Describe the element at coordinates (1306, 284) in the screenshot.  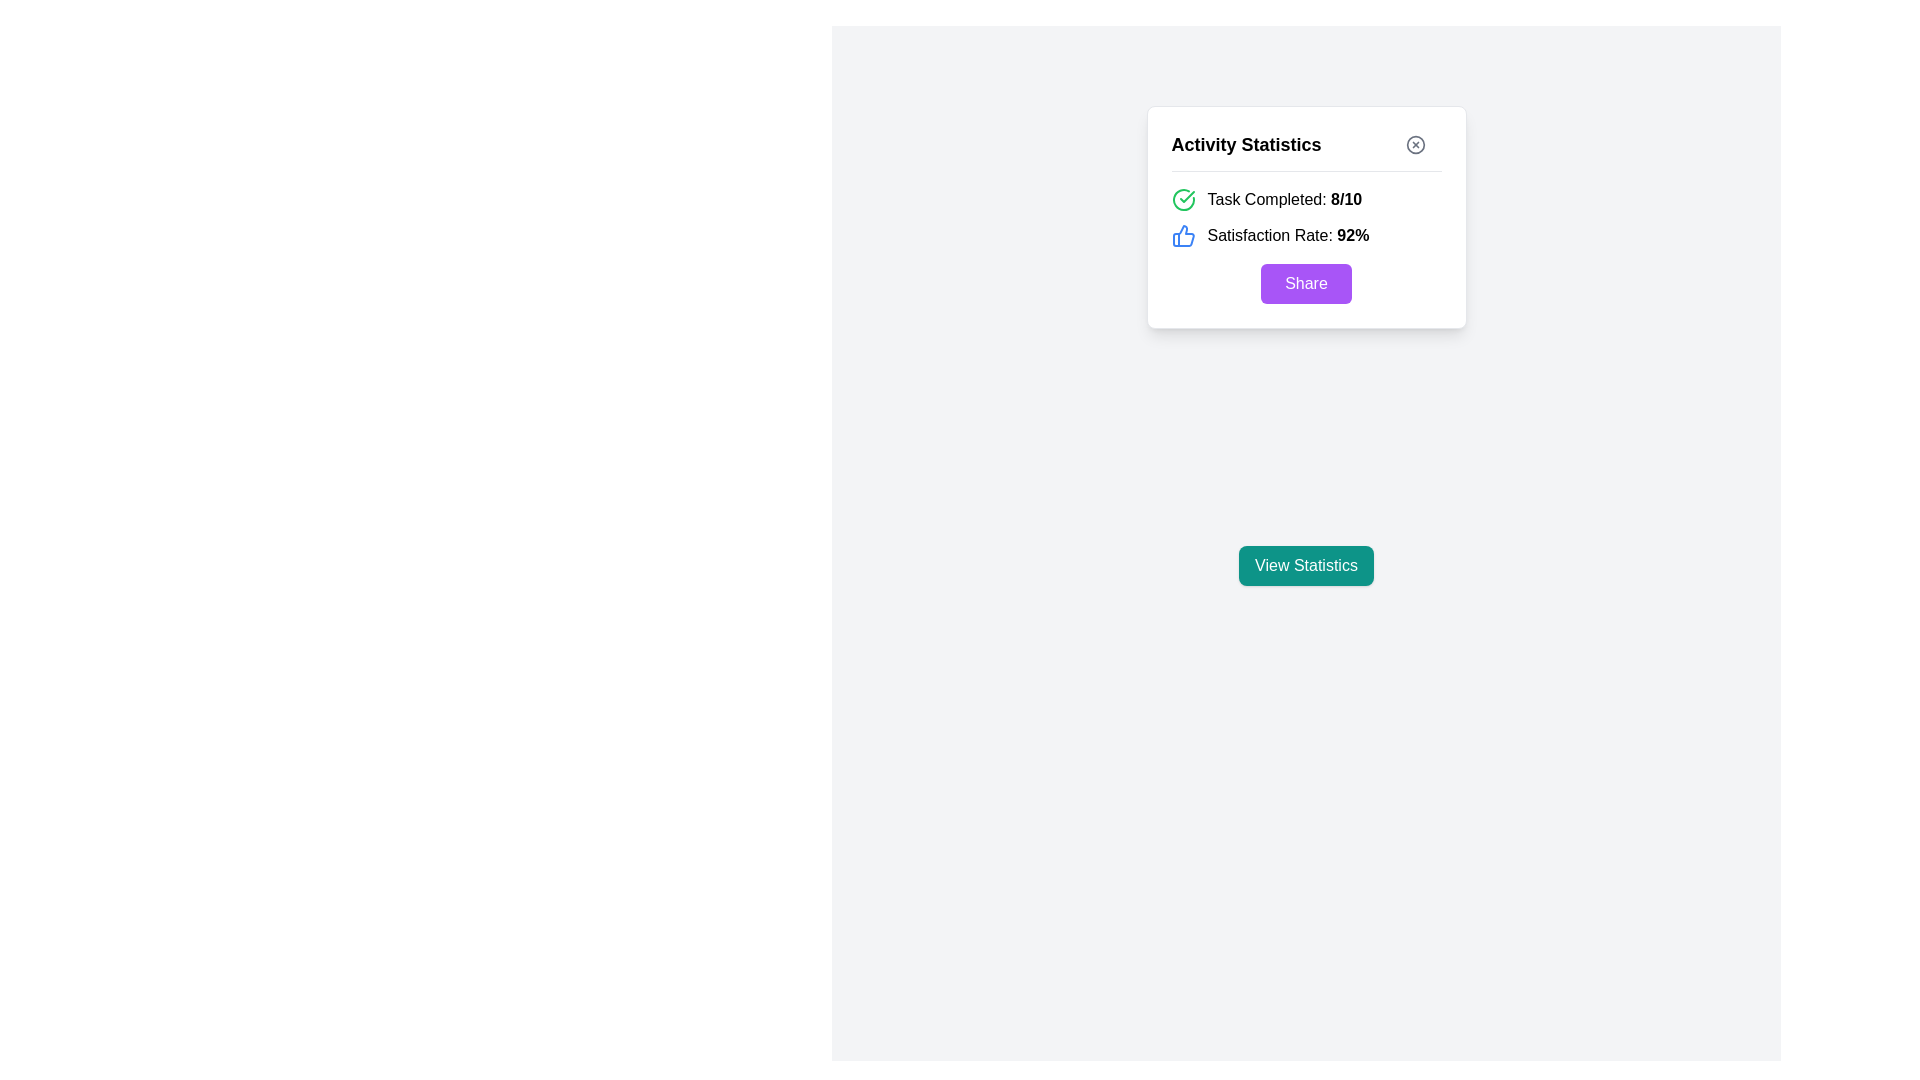
I see `the rectangular purple button labeled 'Share' located below the text 'Satisfaction Rate: 92%' in the 'Activity Statistics' card` at that location.